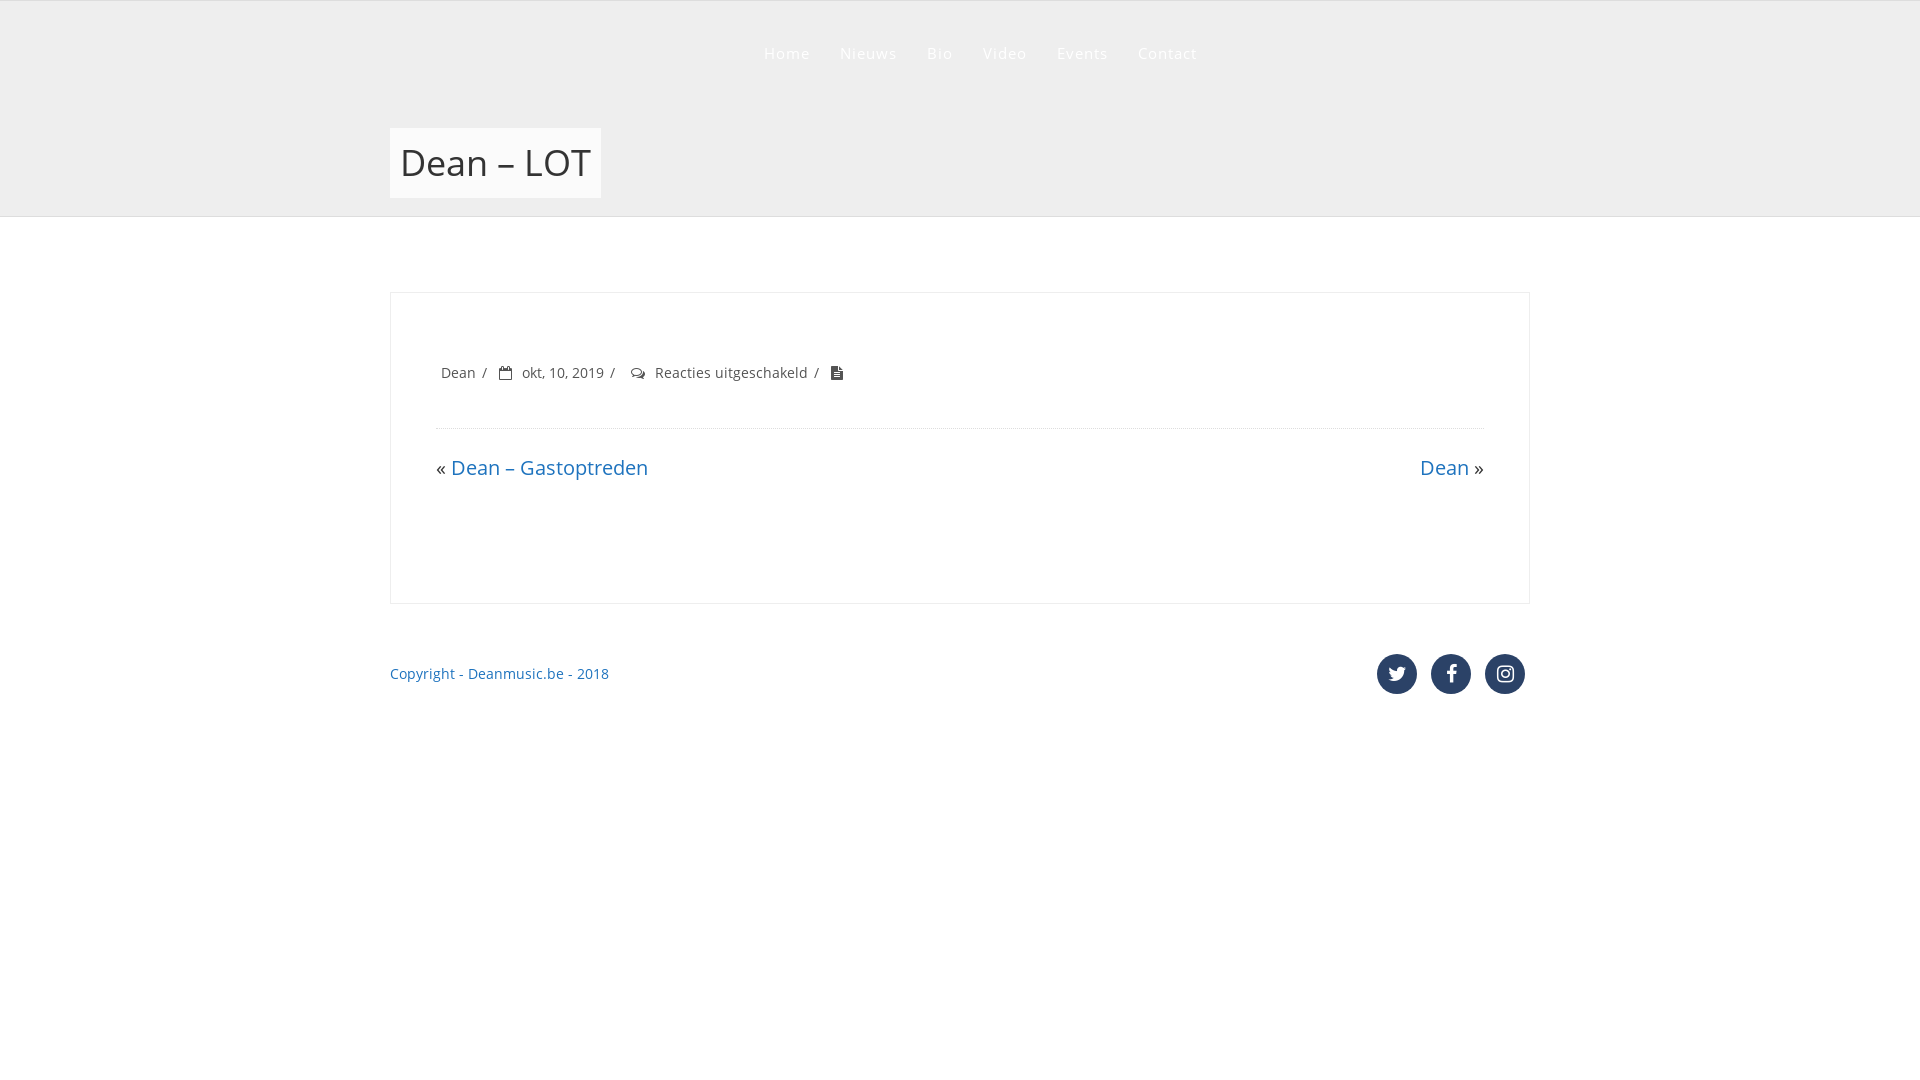 The height and width of the screenshot is (1080, 1920). Describe the element at coordinates (1429, 674) in the screenshot. I see `'Facebook'` at that location.